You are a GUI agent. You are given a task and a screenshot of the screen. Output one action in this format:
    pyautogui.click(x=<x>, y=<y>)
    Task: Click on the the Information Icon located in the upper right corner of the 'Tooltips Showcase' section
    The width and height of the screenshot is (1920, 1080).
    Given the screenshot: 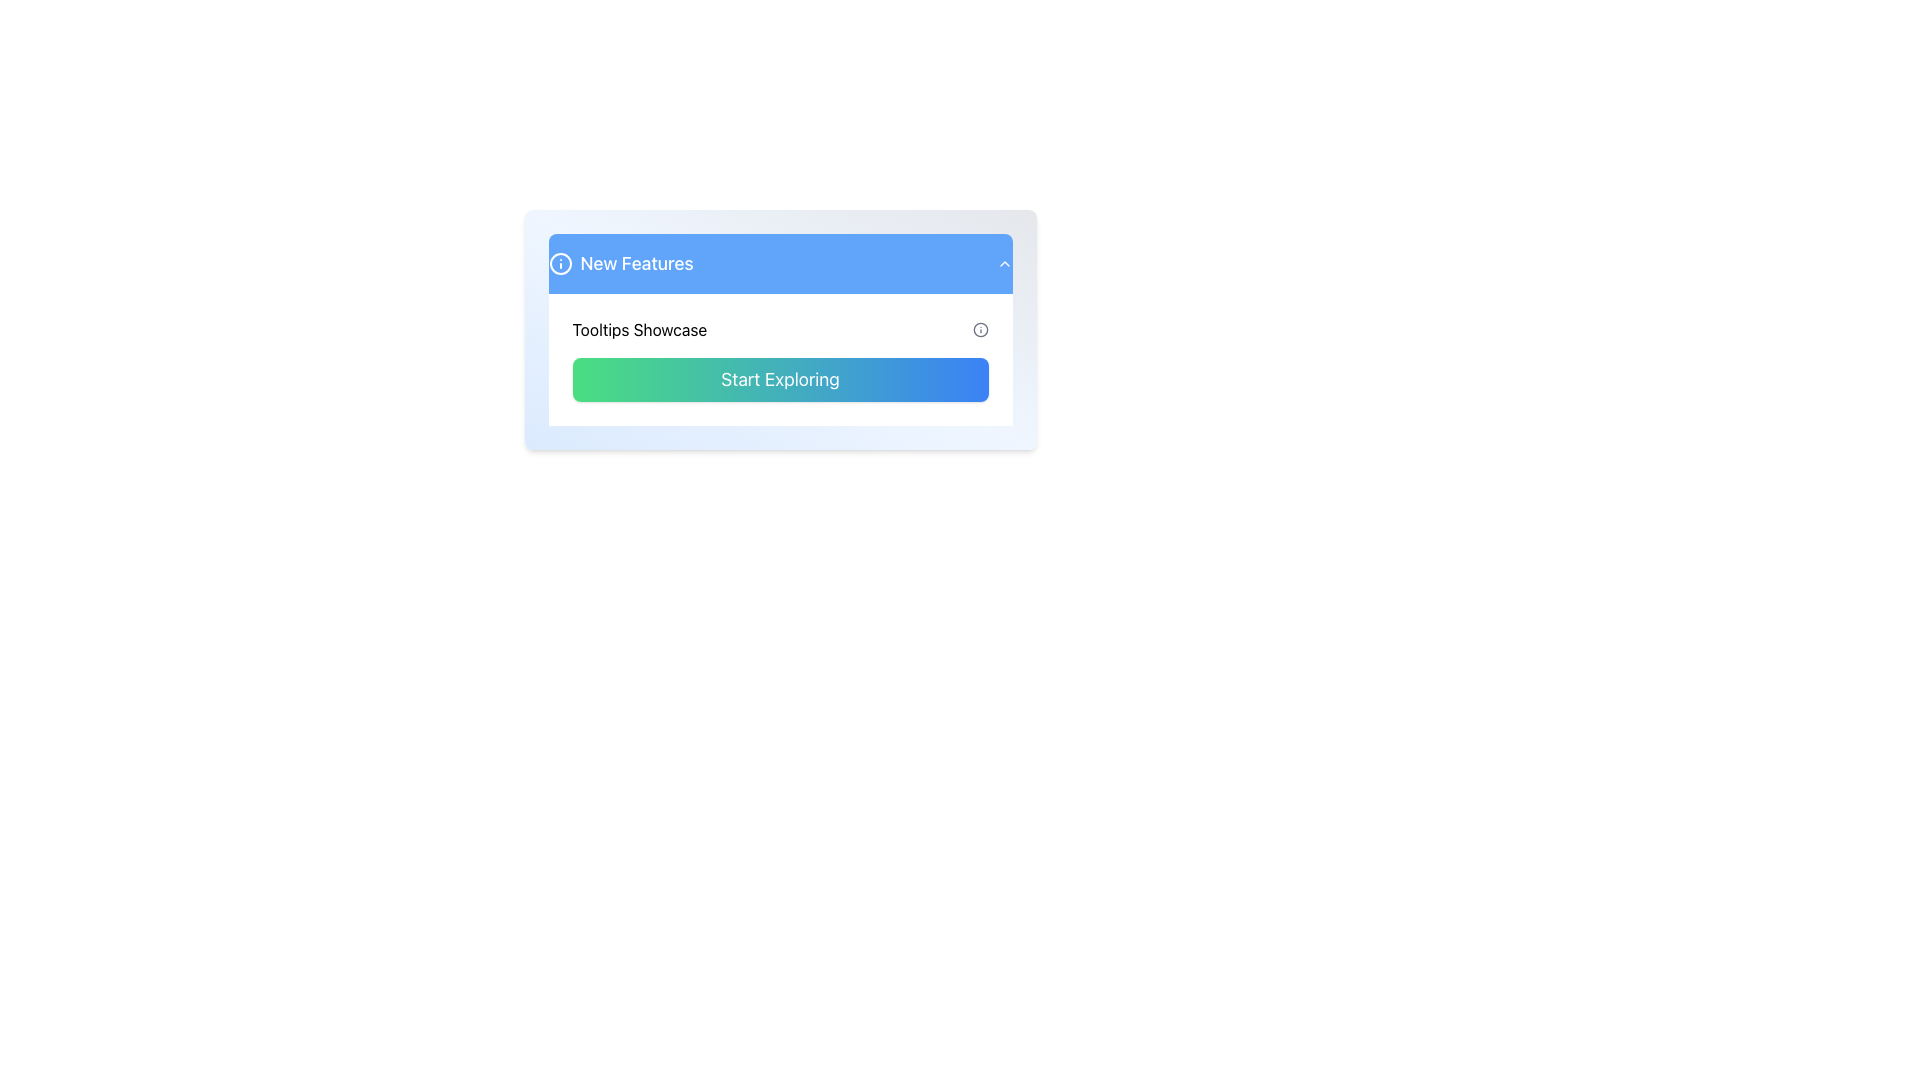 What is the action you would take?
    pyautogui.click(x=980, y=329)
    